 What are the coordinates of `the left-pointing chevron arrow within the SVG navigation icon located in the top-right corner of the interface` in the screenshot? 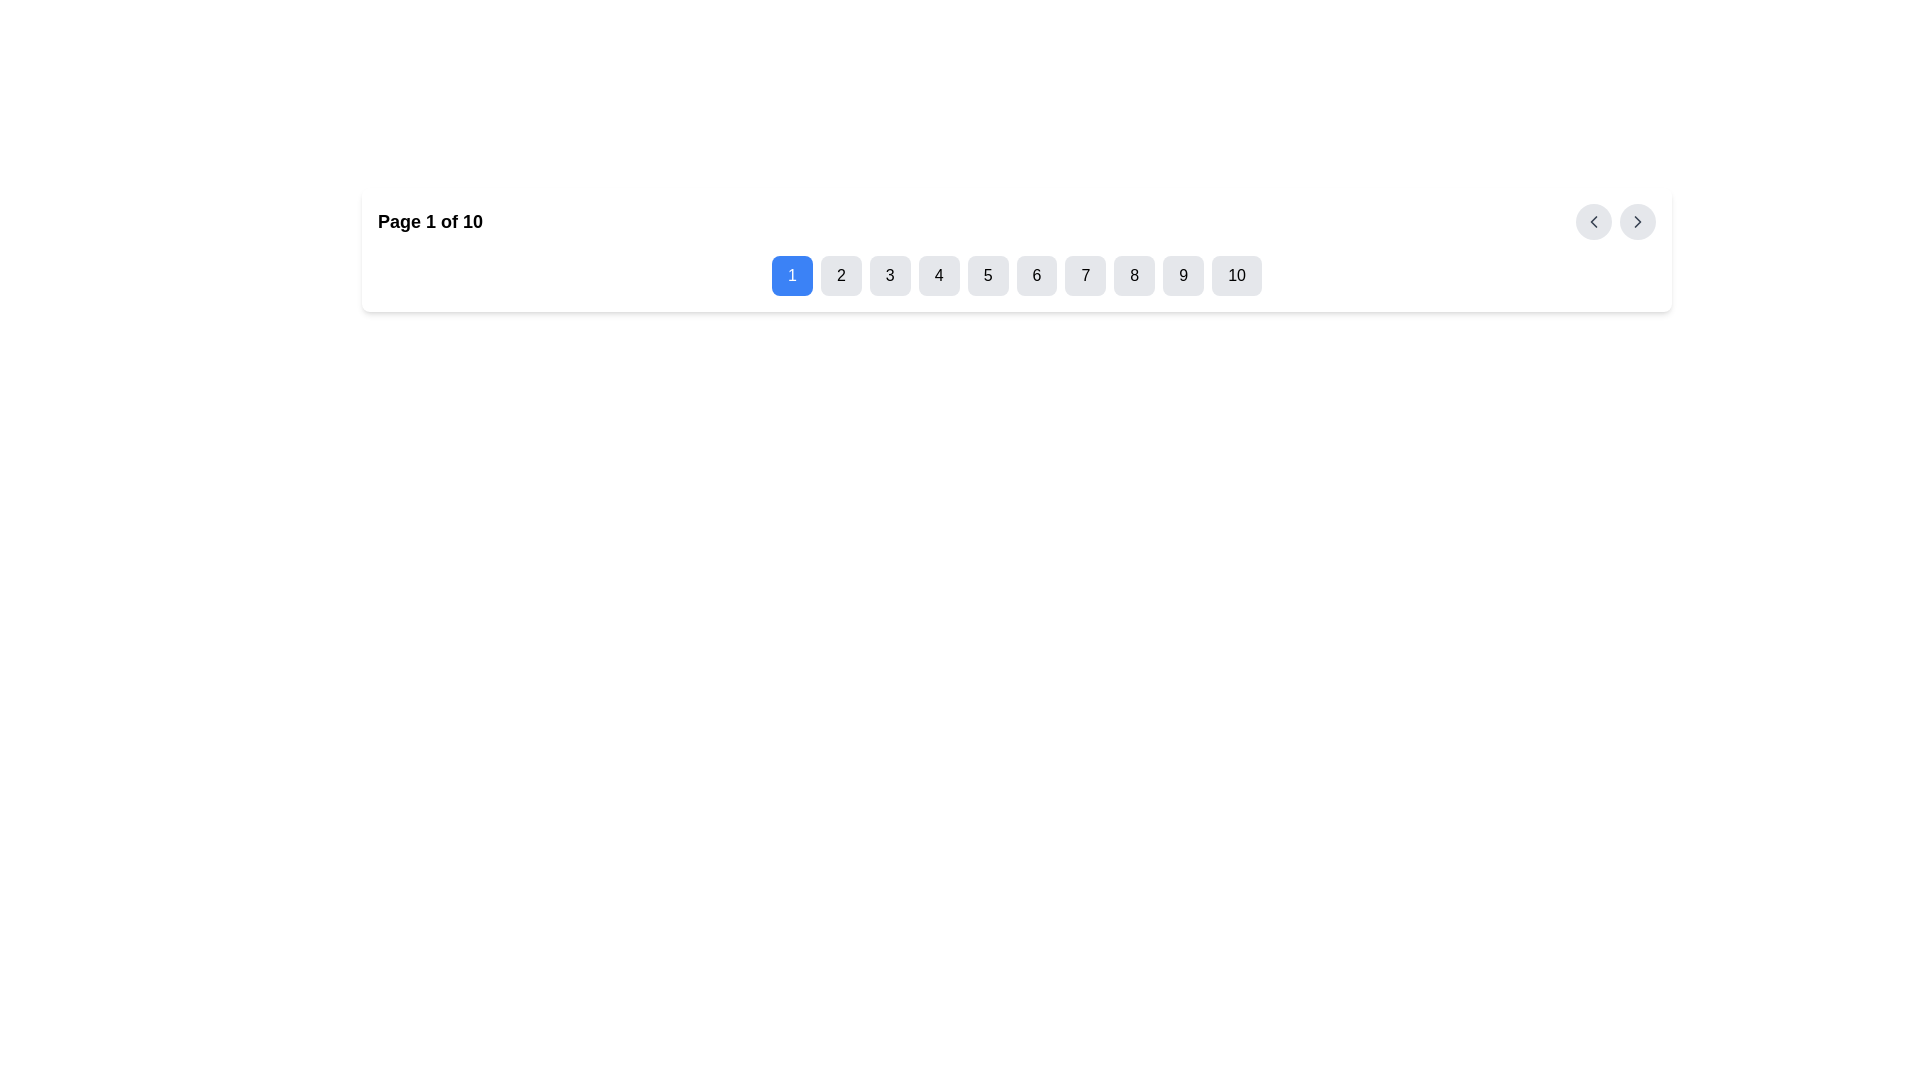 It's located at (1592, 222).